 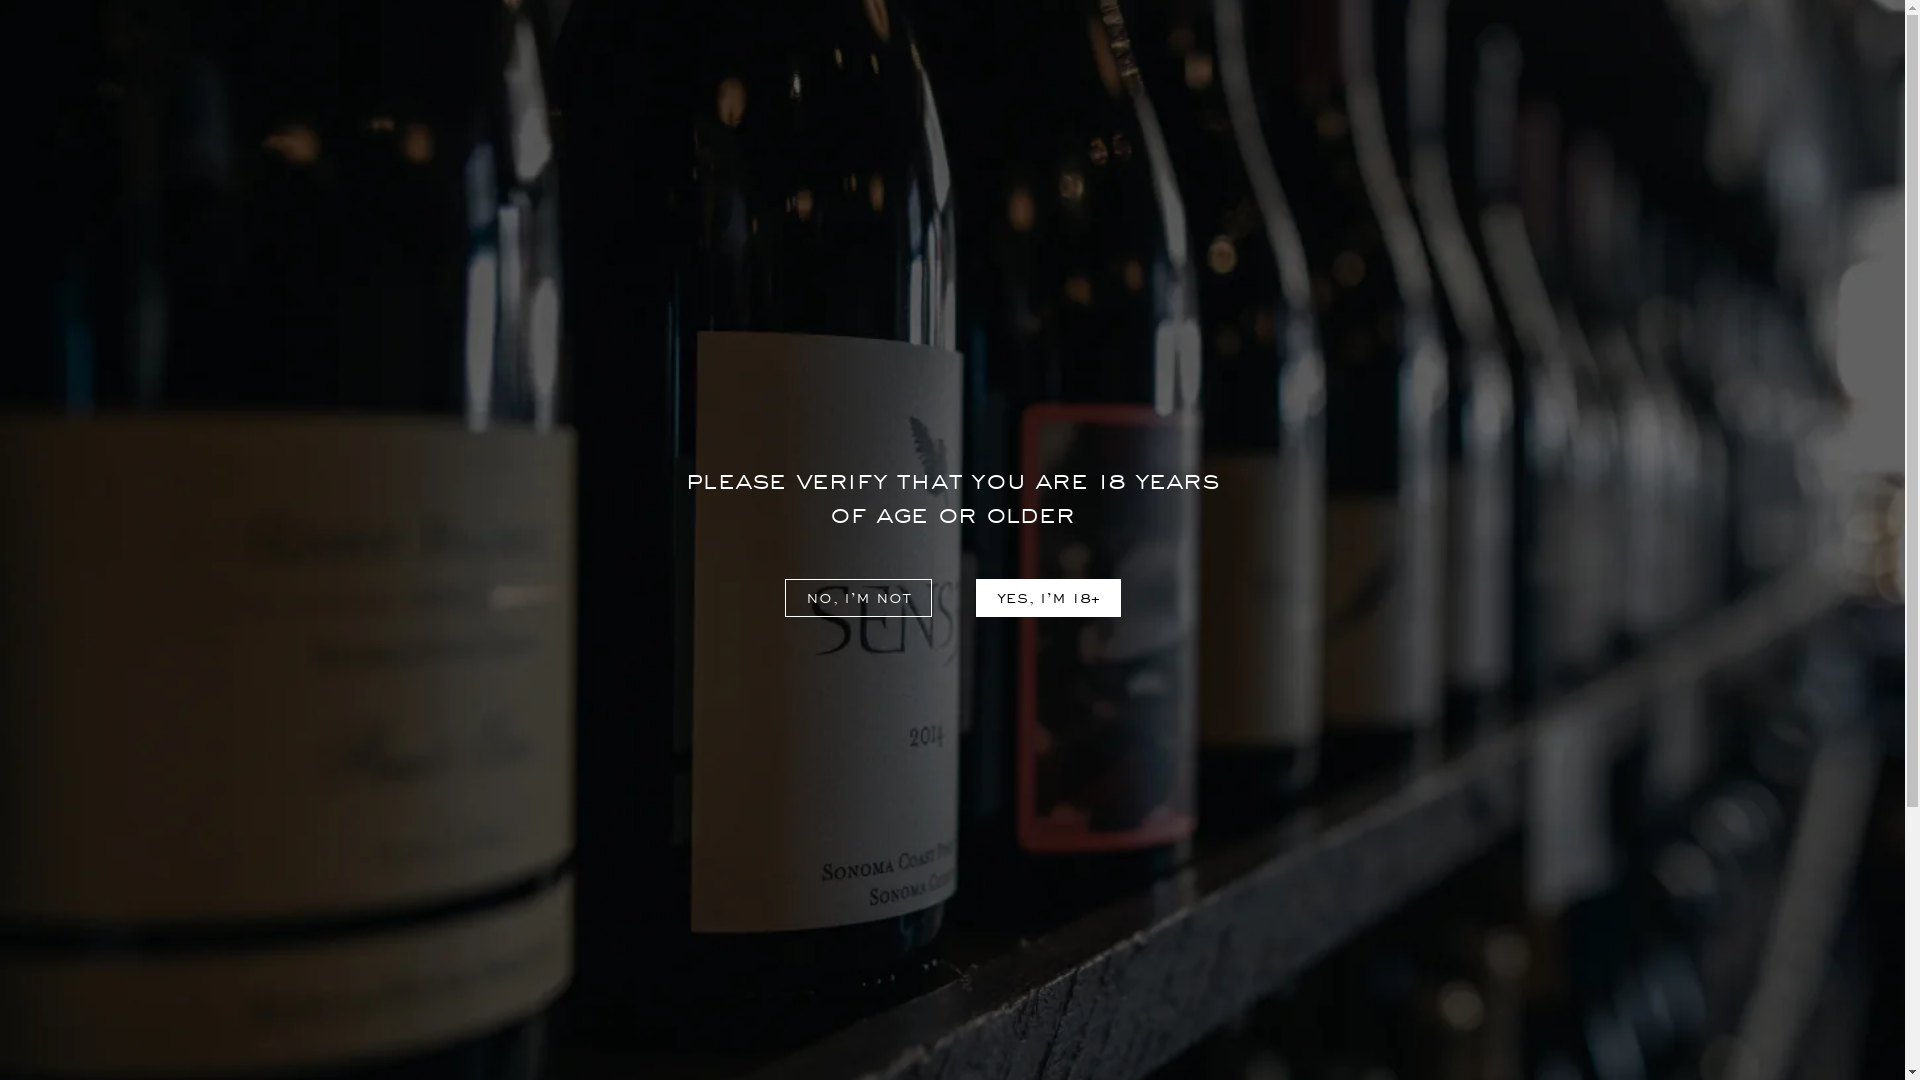 I want to click on 'Wine Regions', so click(x=662, y=963).